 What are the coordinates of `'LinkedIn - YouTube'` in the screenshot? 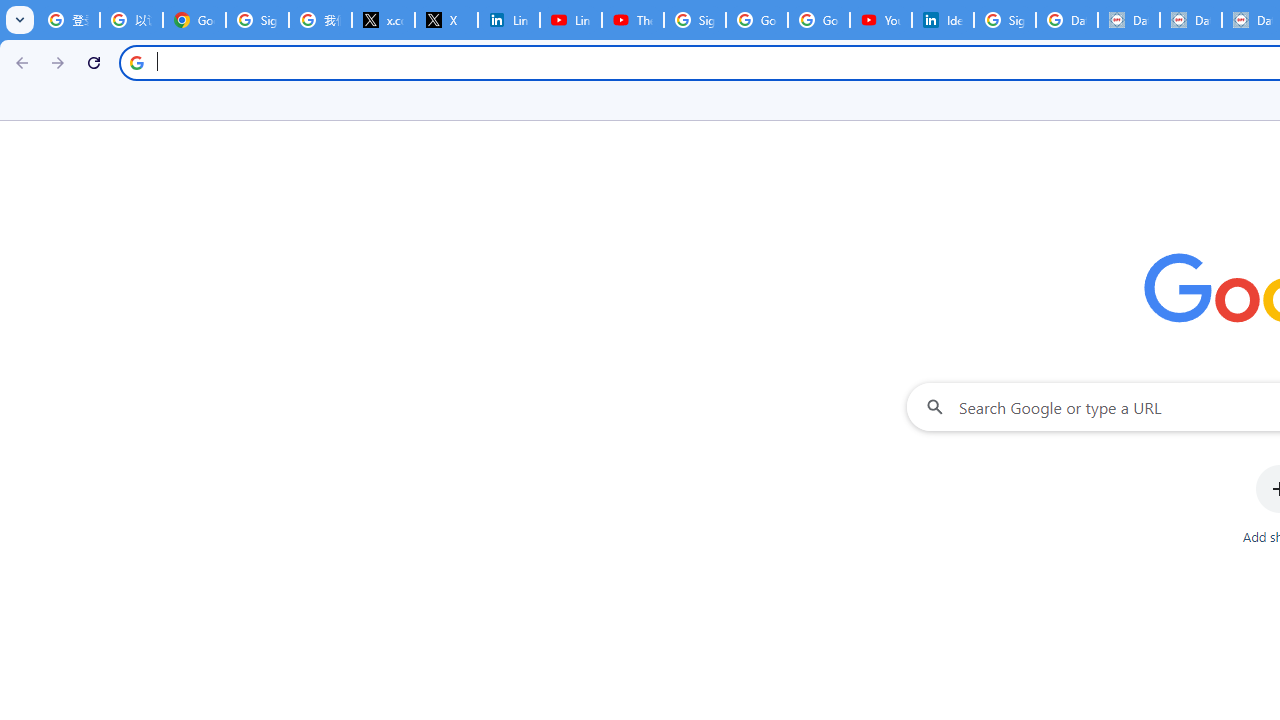 It's located at (569, 20).